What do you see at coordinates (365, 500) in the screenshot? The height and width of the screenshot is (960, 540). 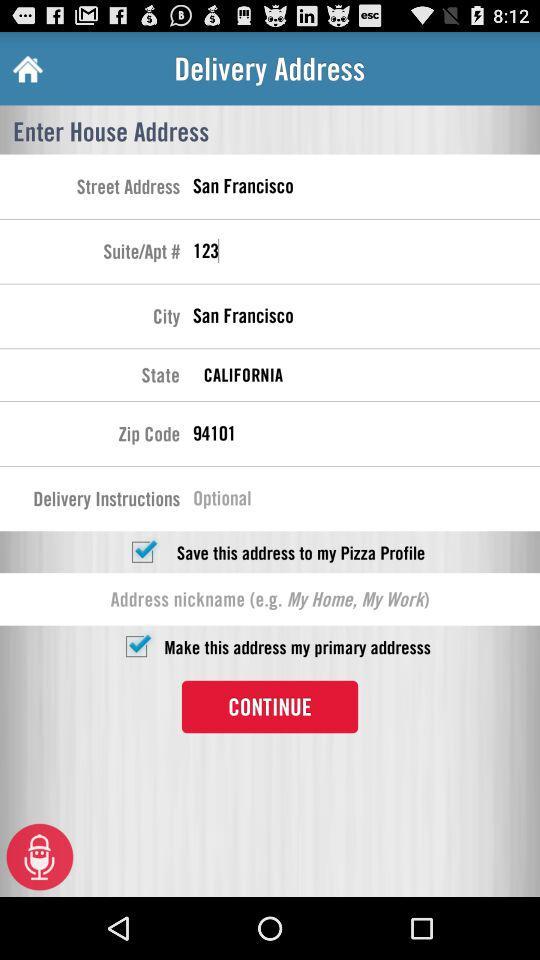 I see `delivery instruction option` at bounding box center [365, 500].